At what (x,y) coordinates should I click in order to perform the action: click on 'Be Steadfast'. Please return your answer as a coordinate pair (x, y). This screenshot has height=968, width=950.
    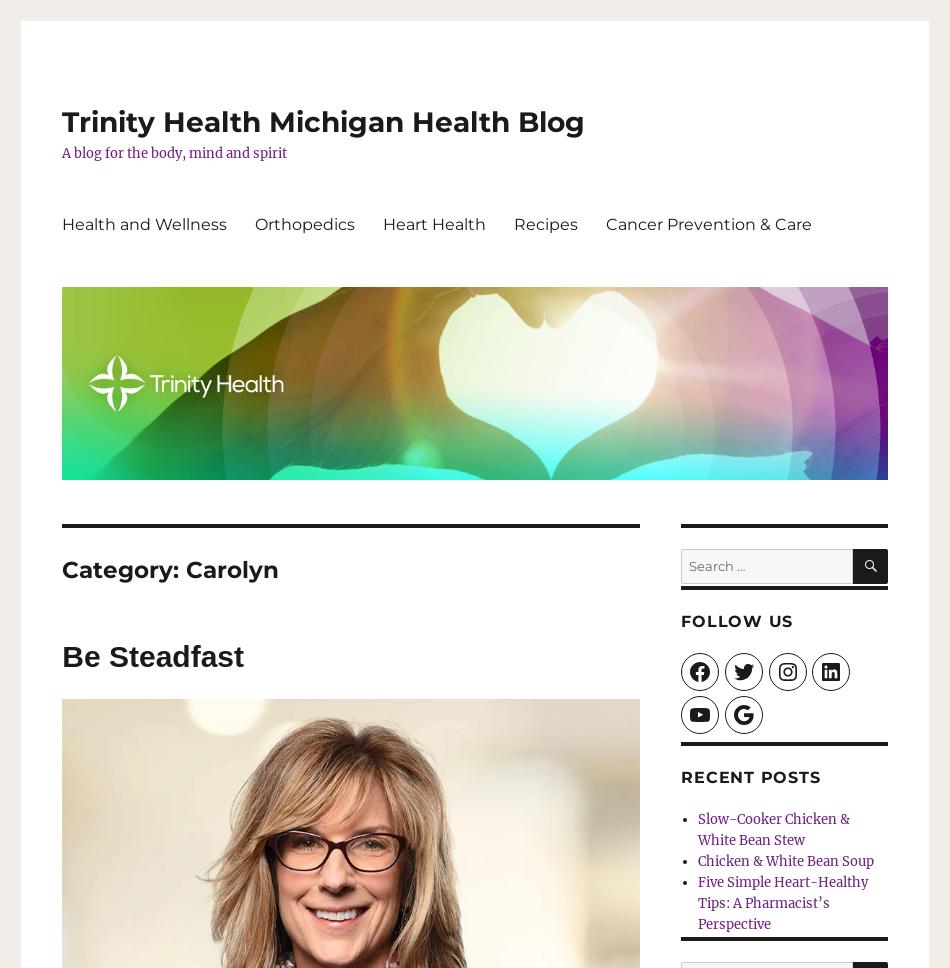
    Looking at the image, I should click on (62, 655).